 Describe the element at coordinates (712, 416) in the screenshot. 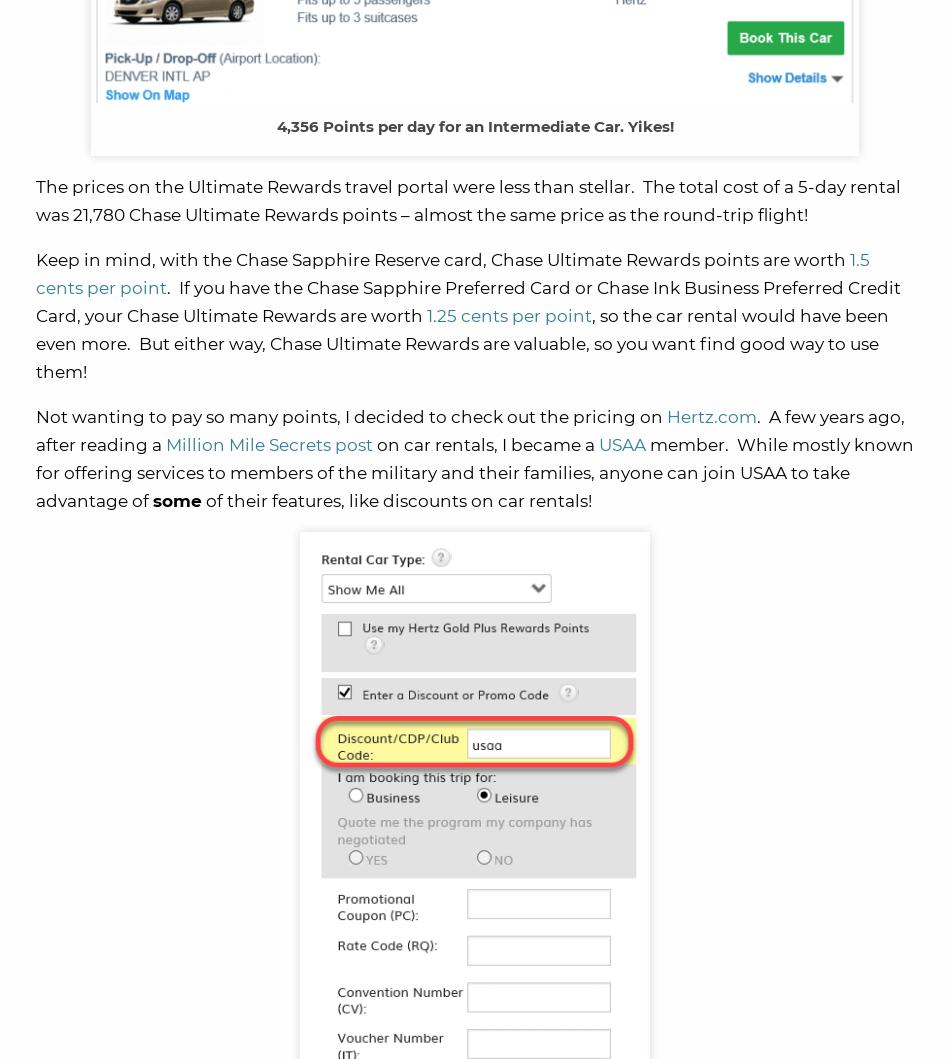

I see `'Hertz.com'` at that location.